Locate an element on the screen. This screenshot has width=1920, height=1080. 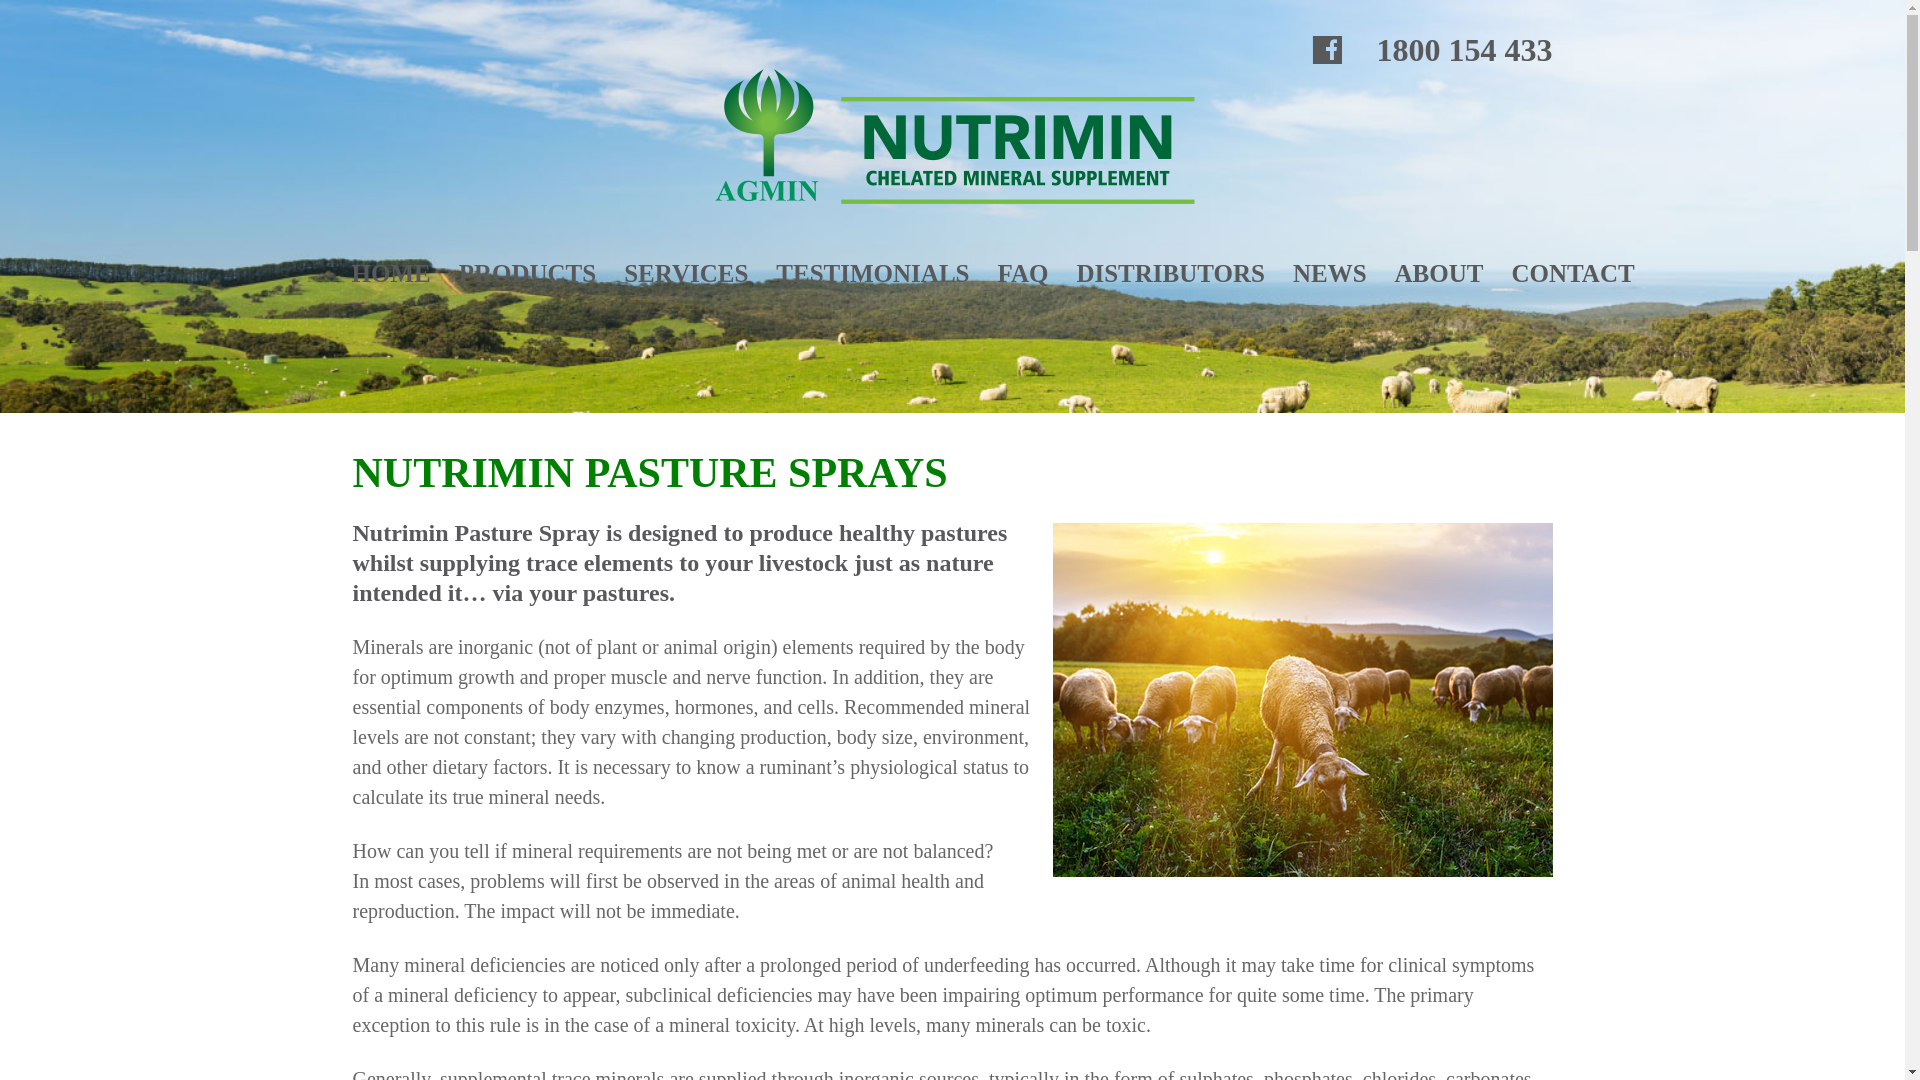
'ABOUT' is located at coordinates (1438, 273).